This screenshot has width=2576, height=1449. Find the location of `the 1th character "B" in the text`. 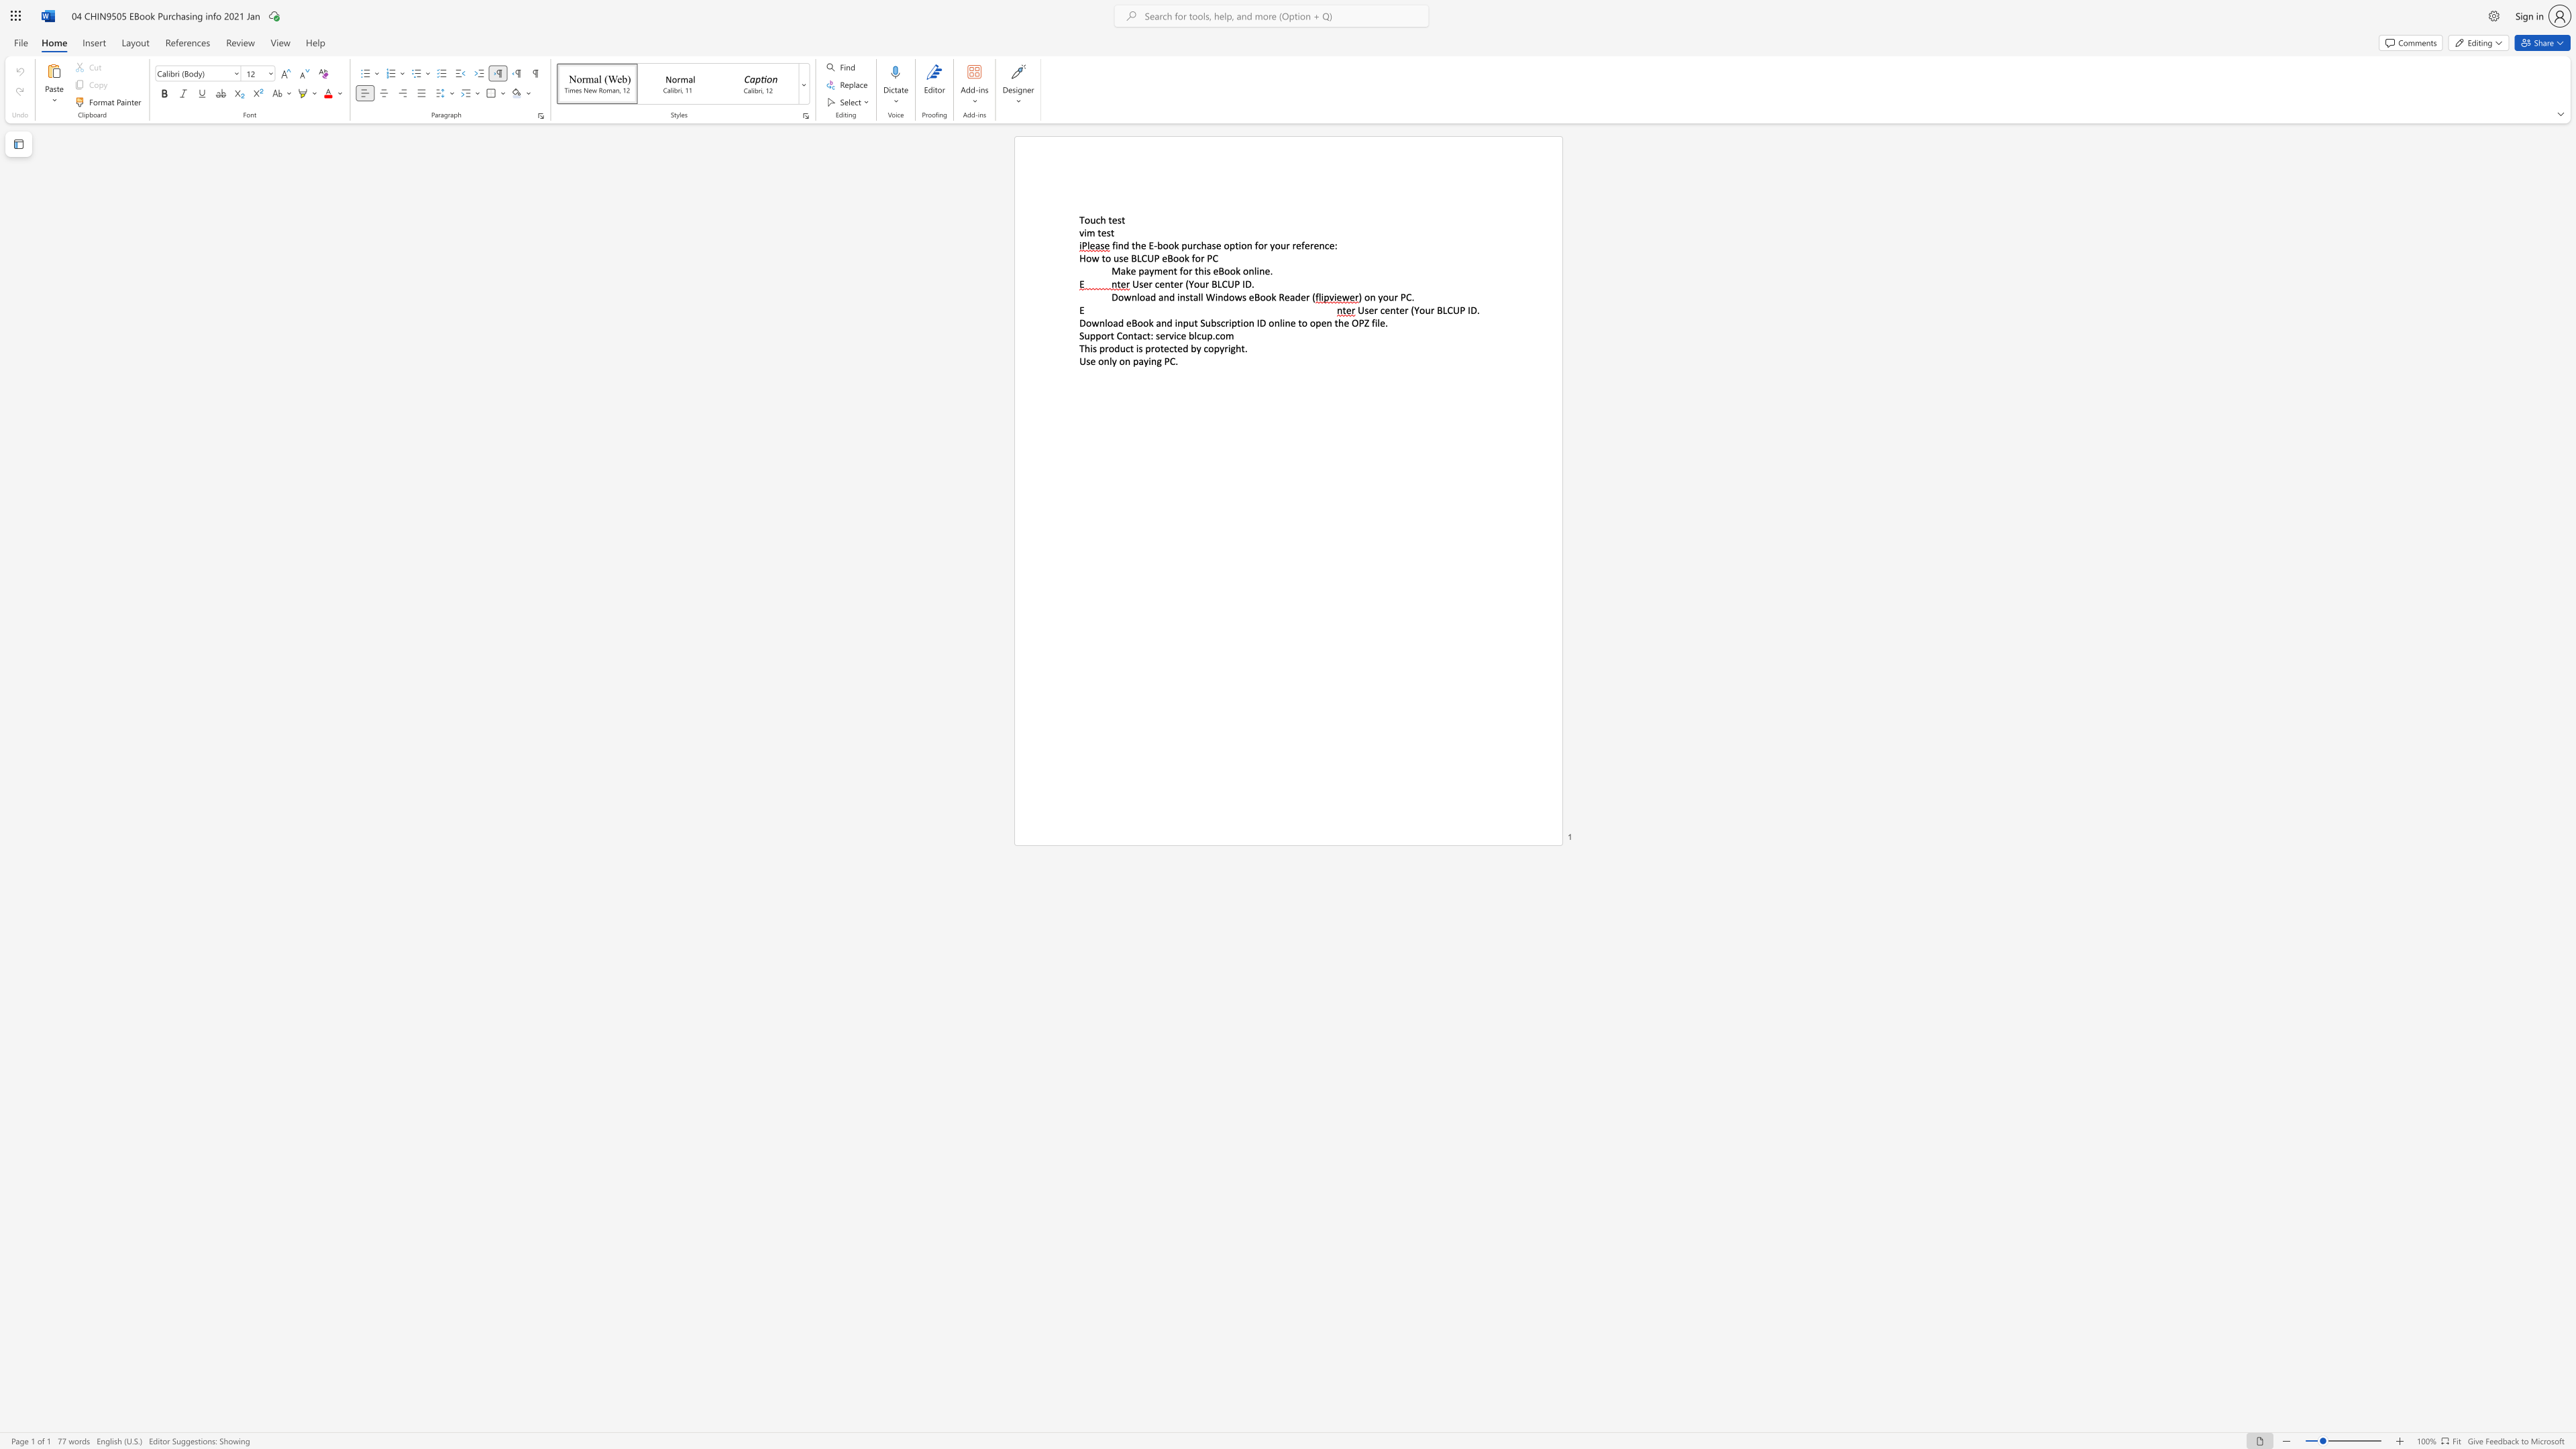

the 1th character "B" in the text is located at coordinates (1214, 283).